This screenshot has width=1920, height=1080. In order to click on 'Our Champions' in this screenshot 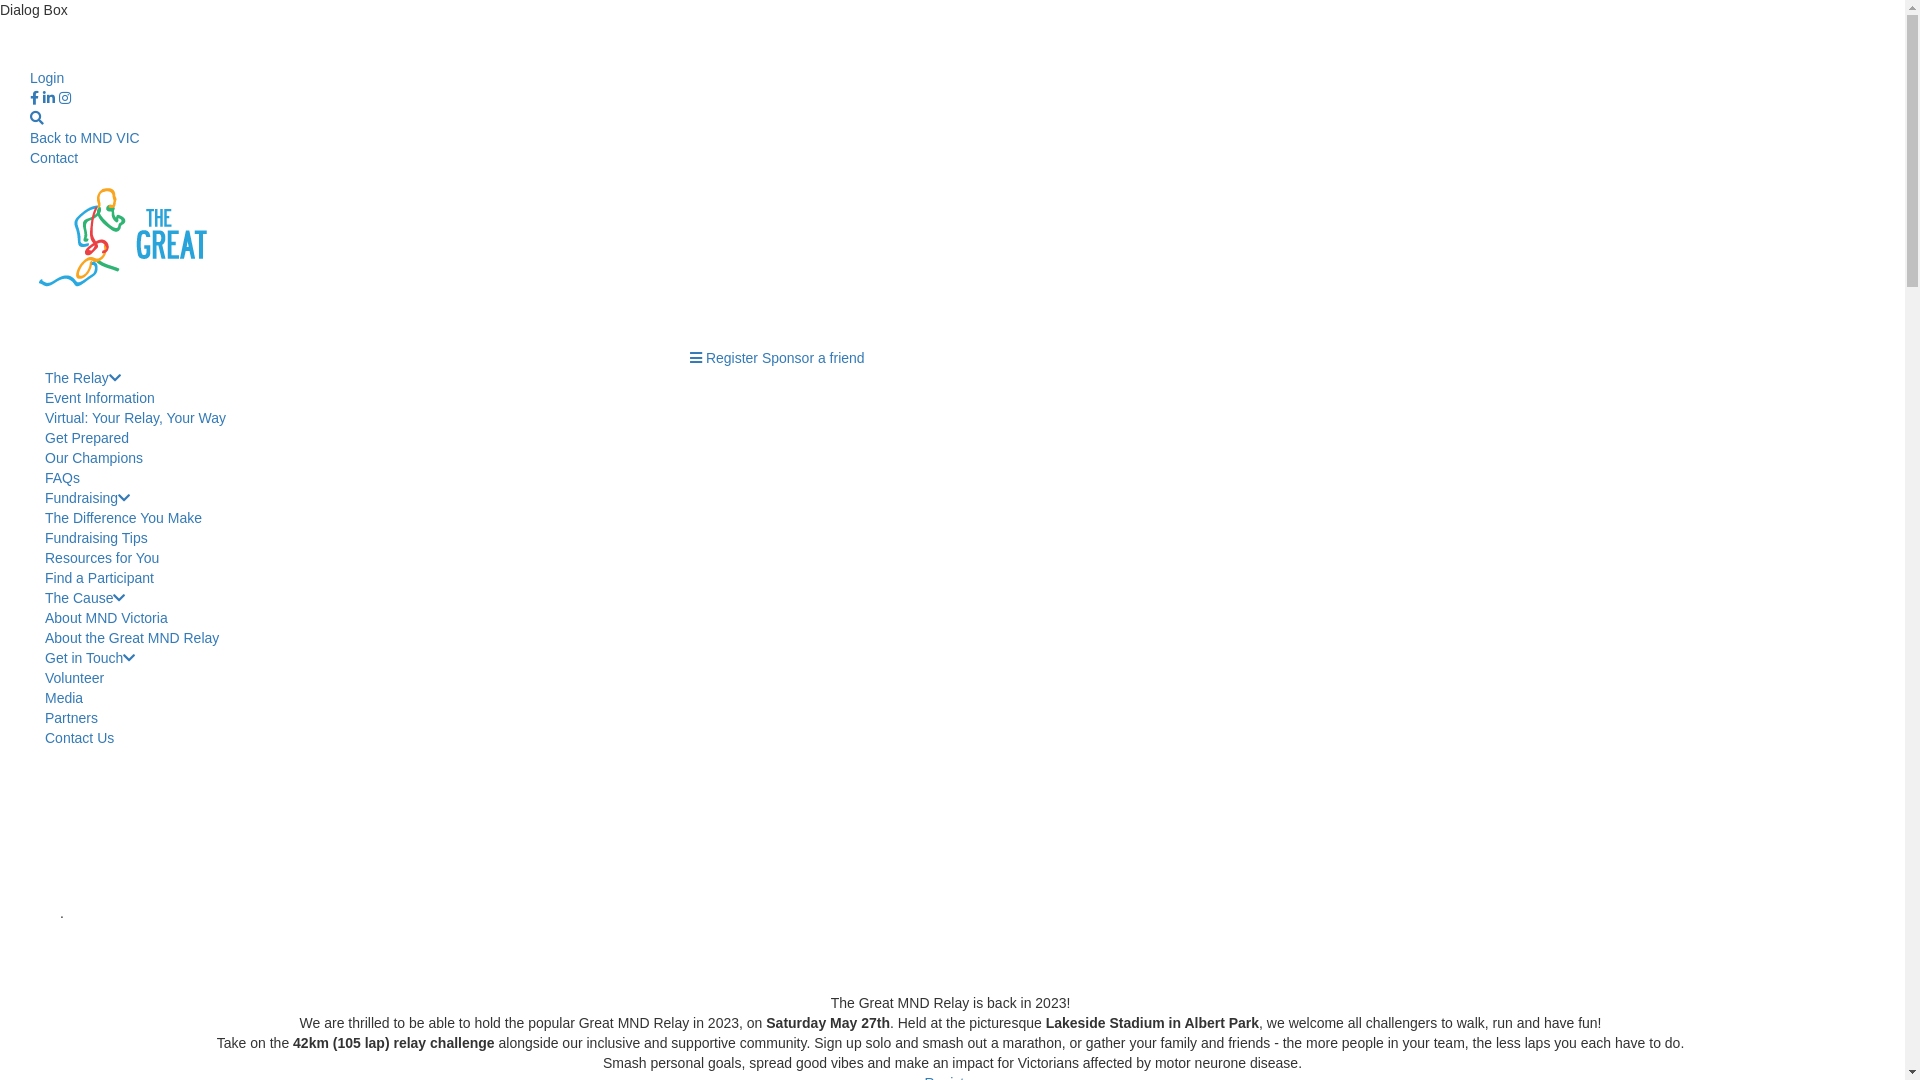, I will do `click(44, 458)`.